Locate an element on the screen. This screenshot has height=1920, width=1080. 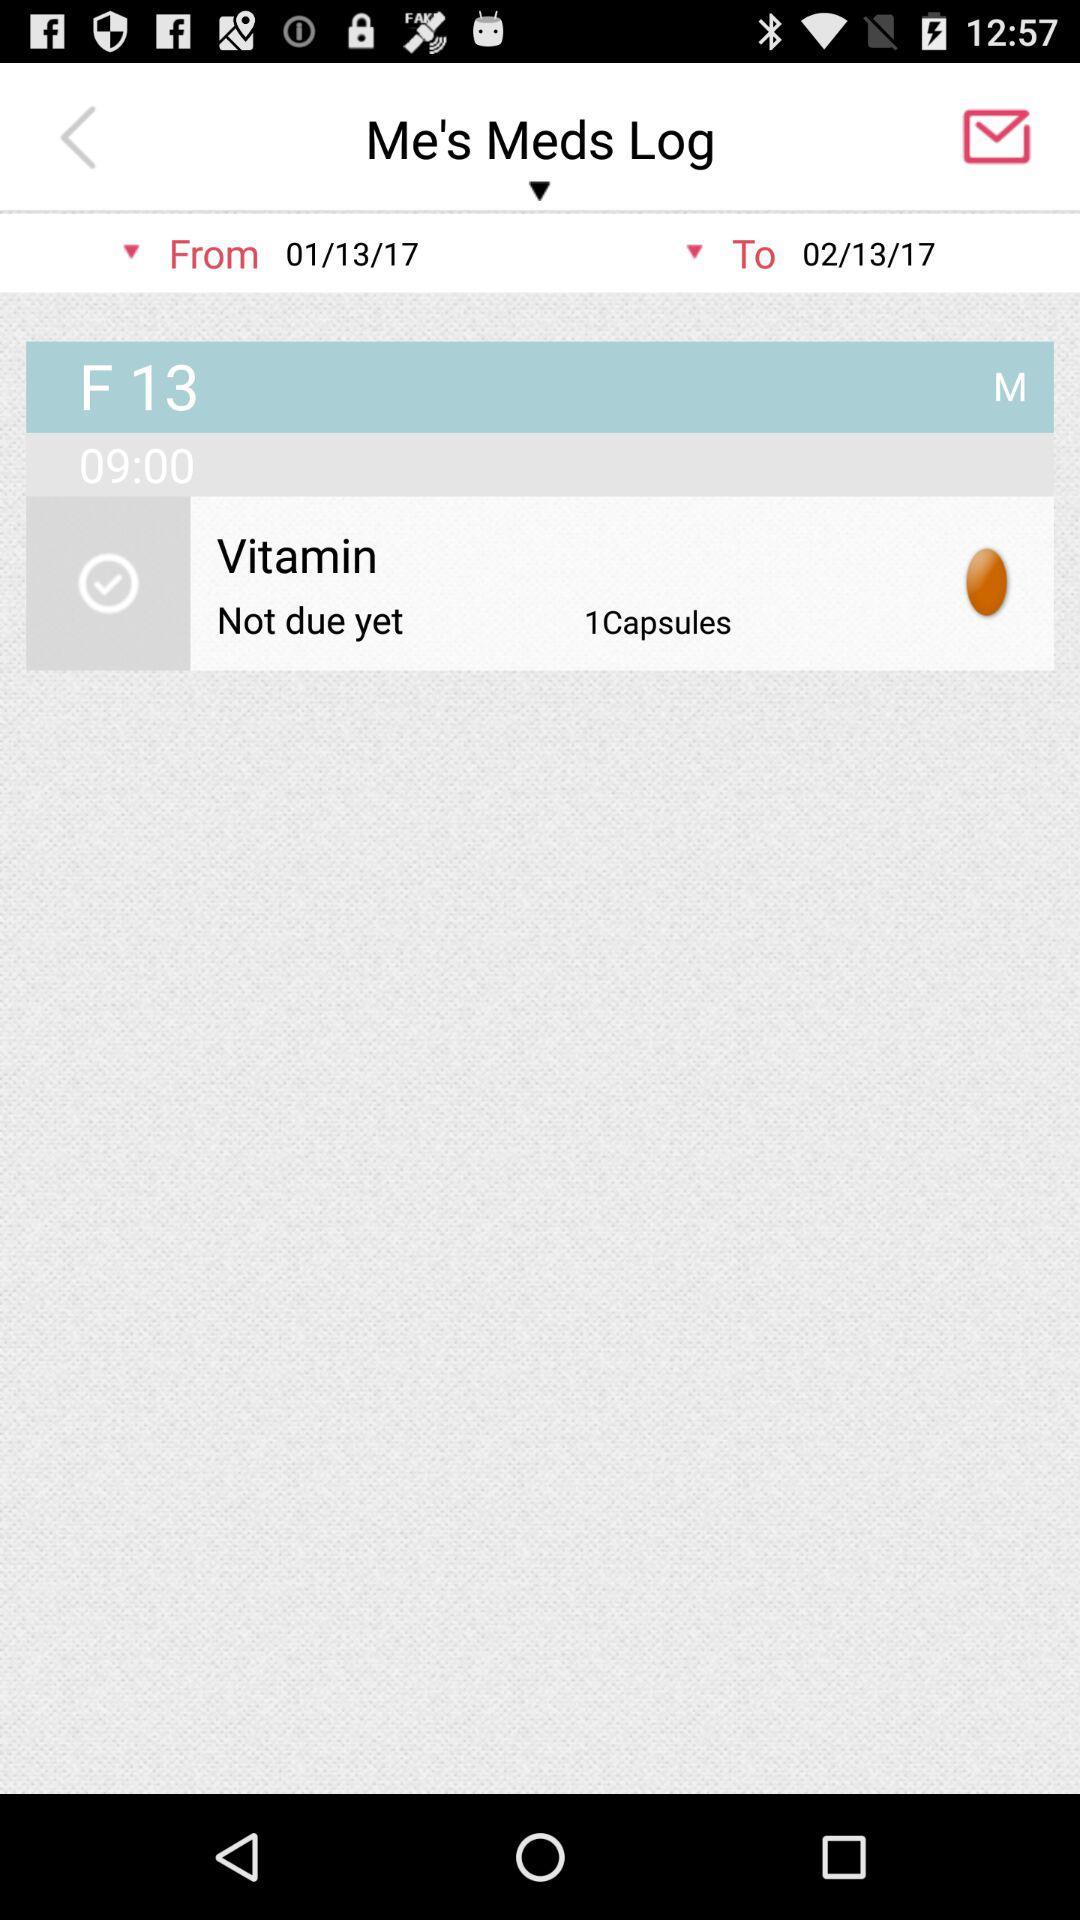
the item to the right of the not due yet item is located at coordinates (658, 620).